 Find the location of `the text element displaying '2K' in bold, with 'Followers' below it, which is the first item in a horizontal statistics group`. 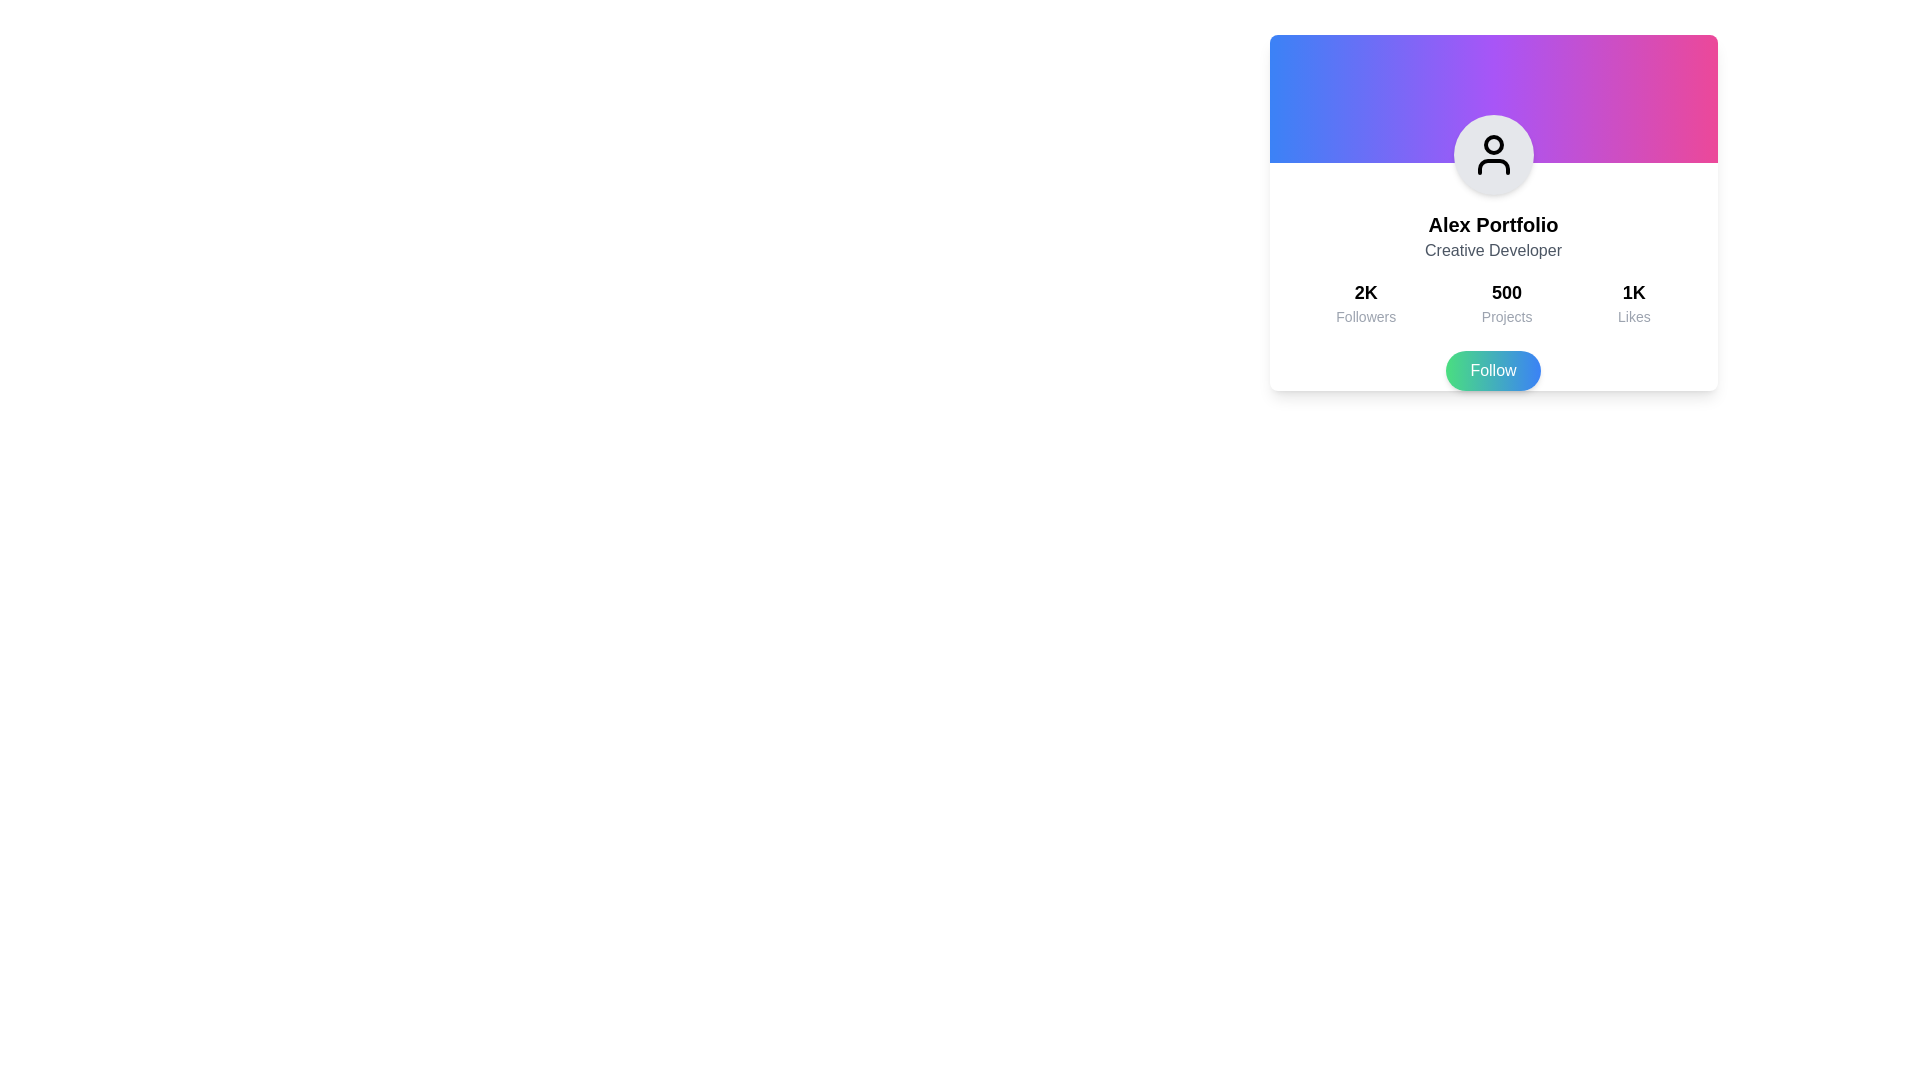

the text element displaying '2K' in bold, with 'Followers' below it, which is the first item in a horizontal statistics group is located at coordinates (1365, 303).